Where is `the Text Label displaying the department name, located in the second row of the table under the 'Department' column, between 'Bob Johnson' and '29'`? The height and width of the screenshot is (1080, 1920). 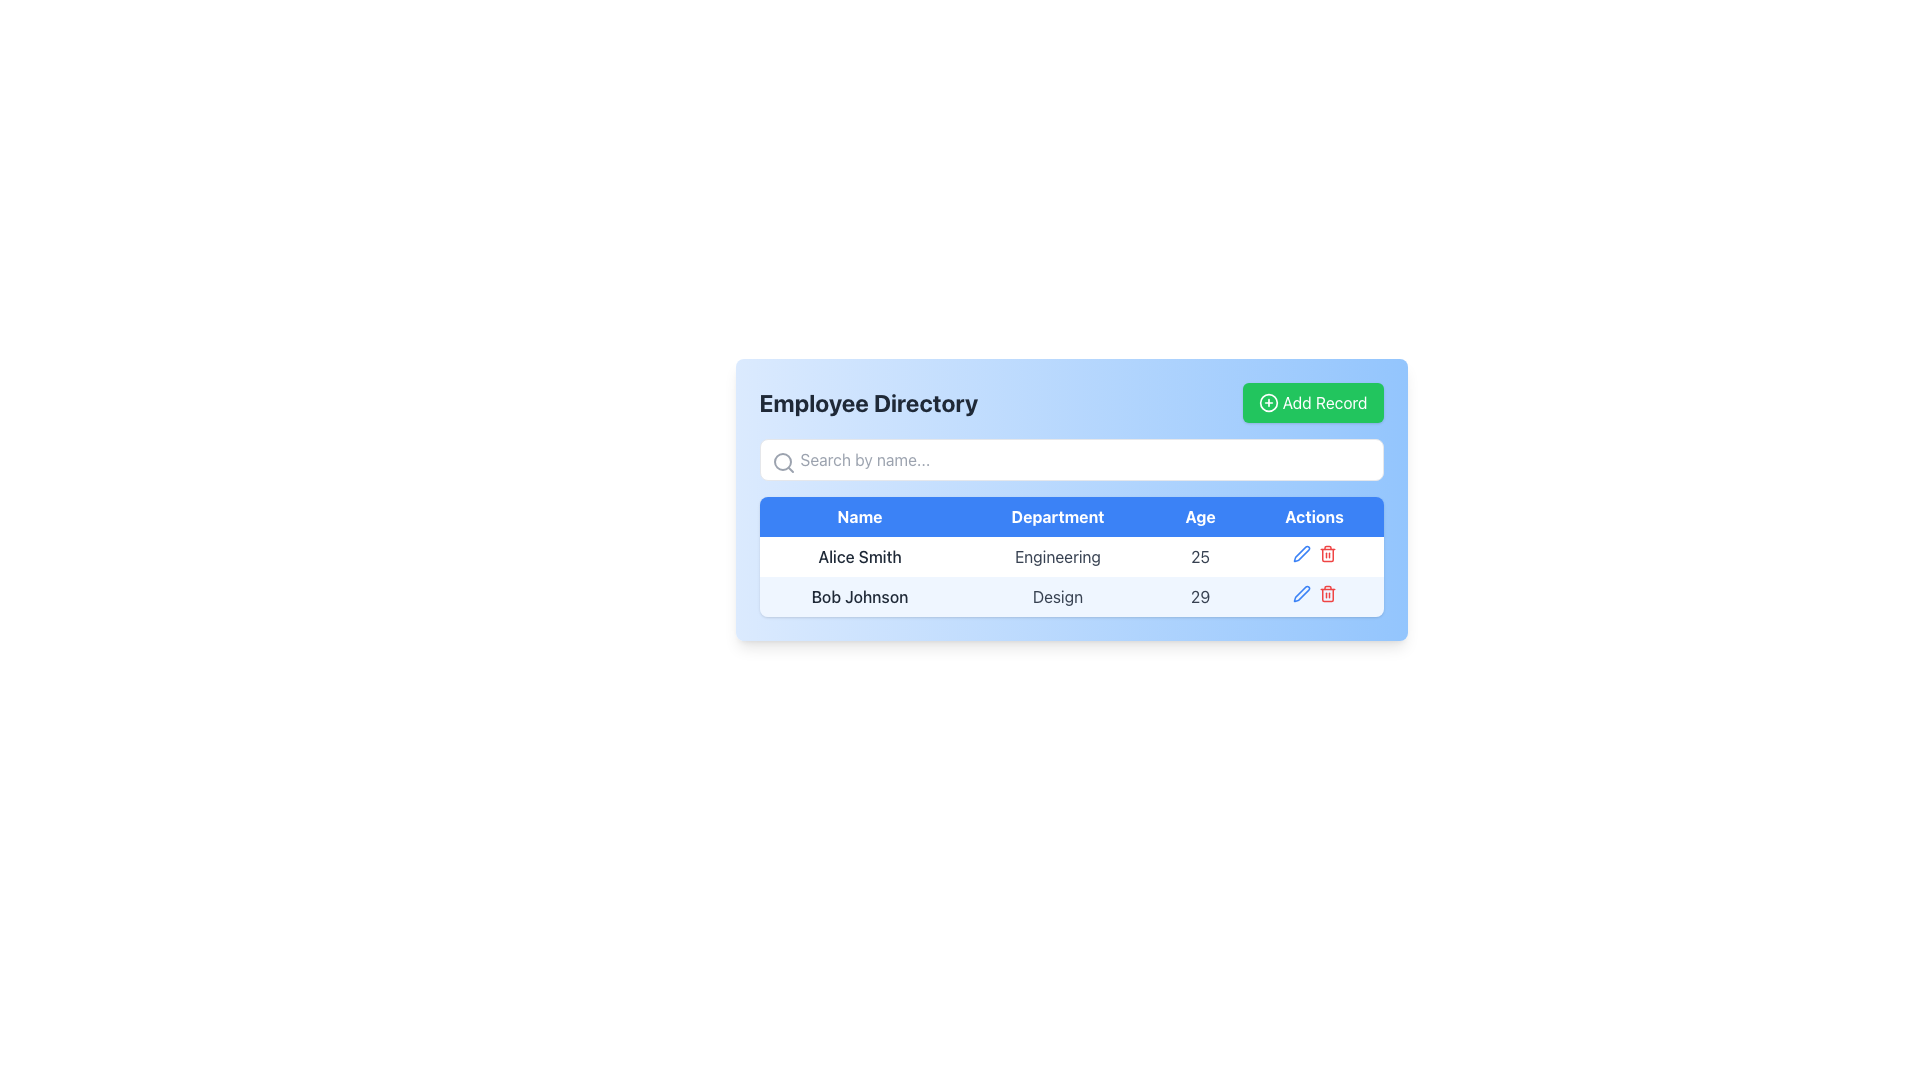 the Text Label displaying the department name, located in the second row of the table under the 'Department' column, between 'Bob Johnson' and '29' is located at coordinates (1056, 596).